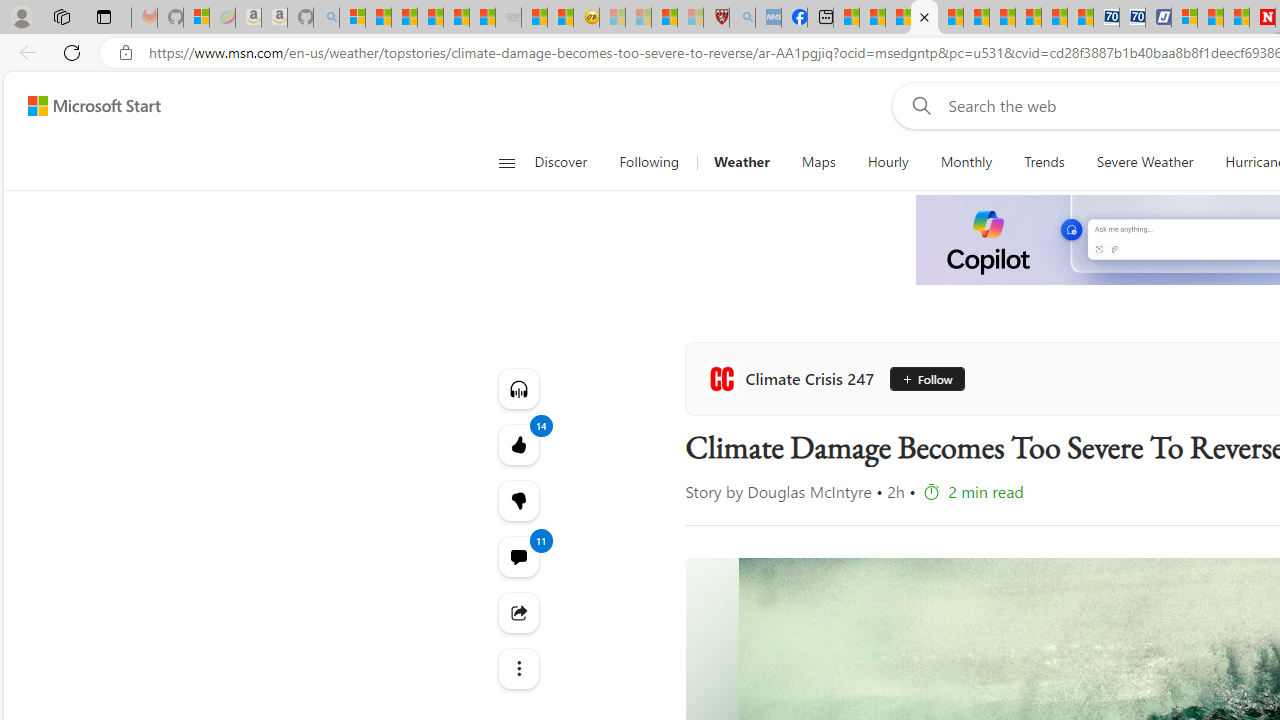 Image resolution: width=1280 pixels, height=720 pixels. I want to click on 'Hourly', so click(886, 162).